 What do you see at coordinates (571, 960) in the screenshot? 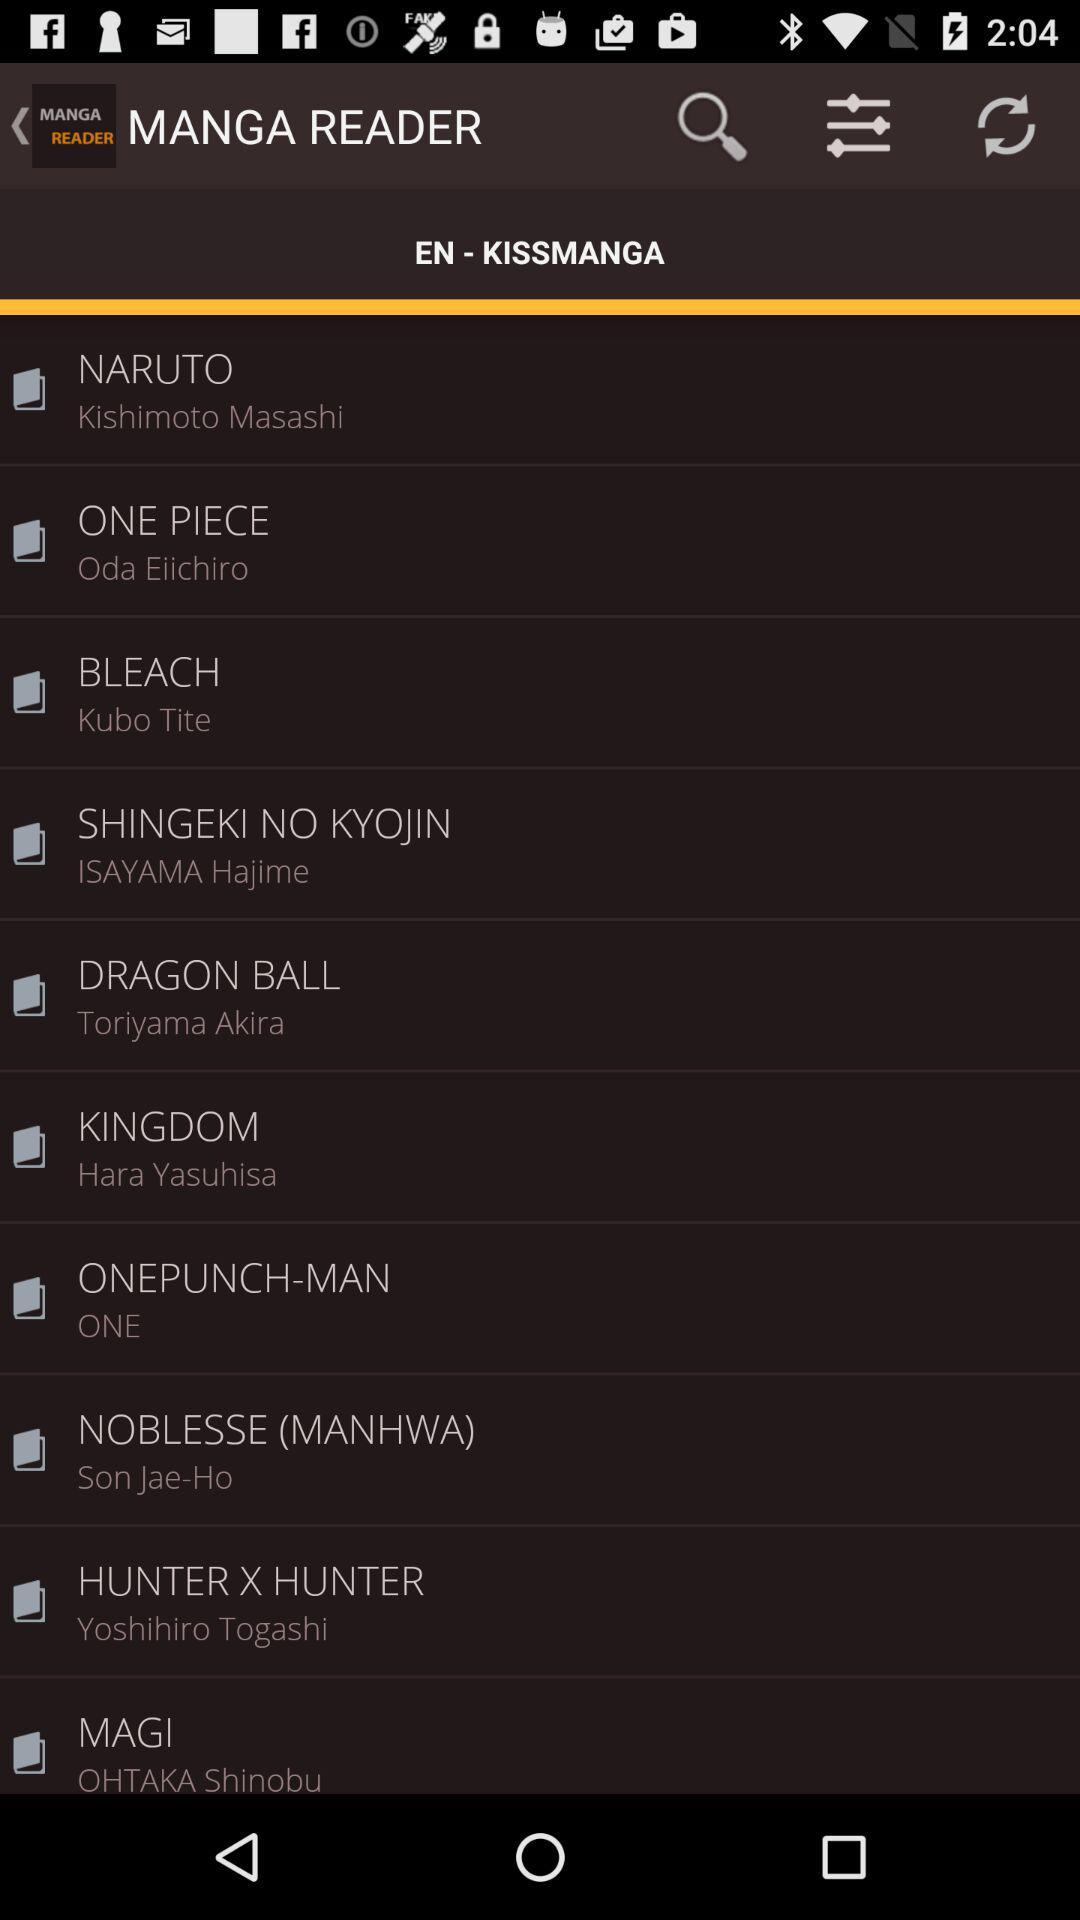
I see `the item above toriyama akira icon` at bounding box center [571, 960].